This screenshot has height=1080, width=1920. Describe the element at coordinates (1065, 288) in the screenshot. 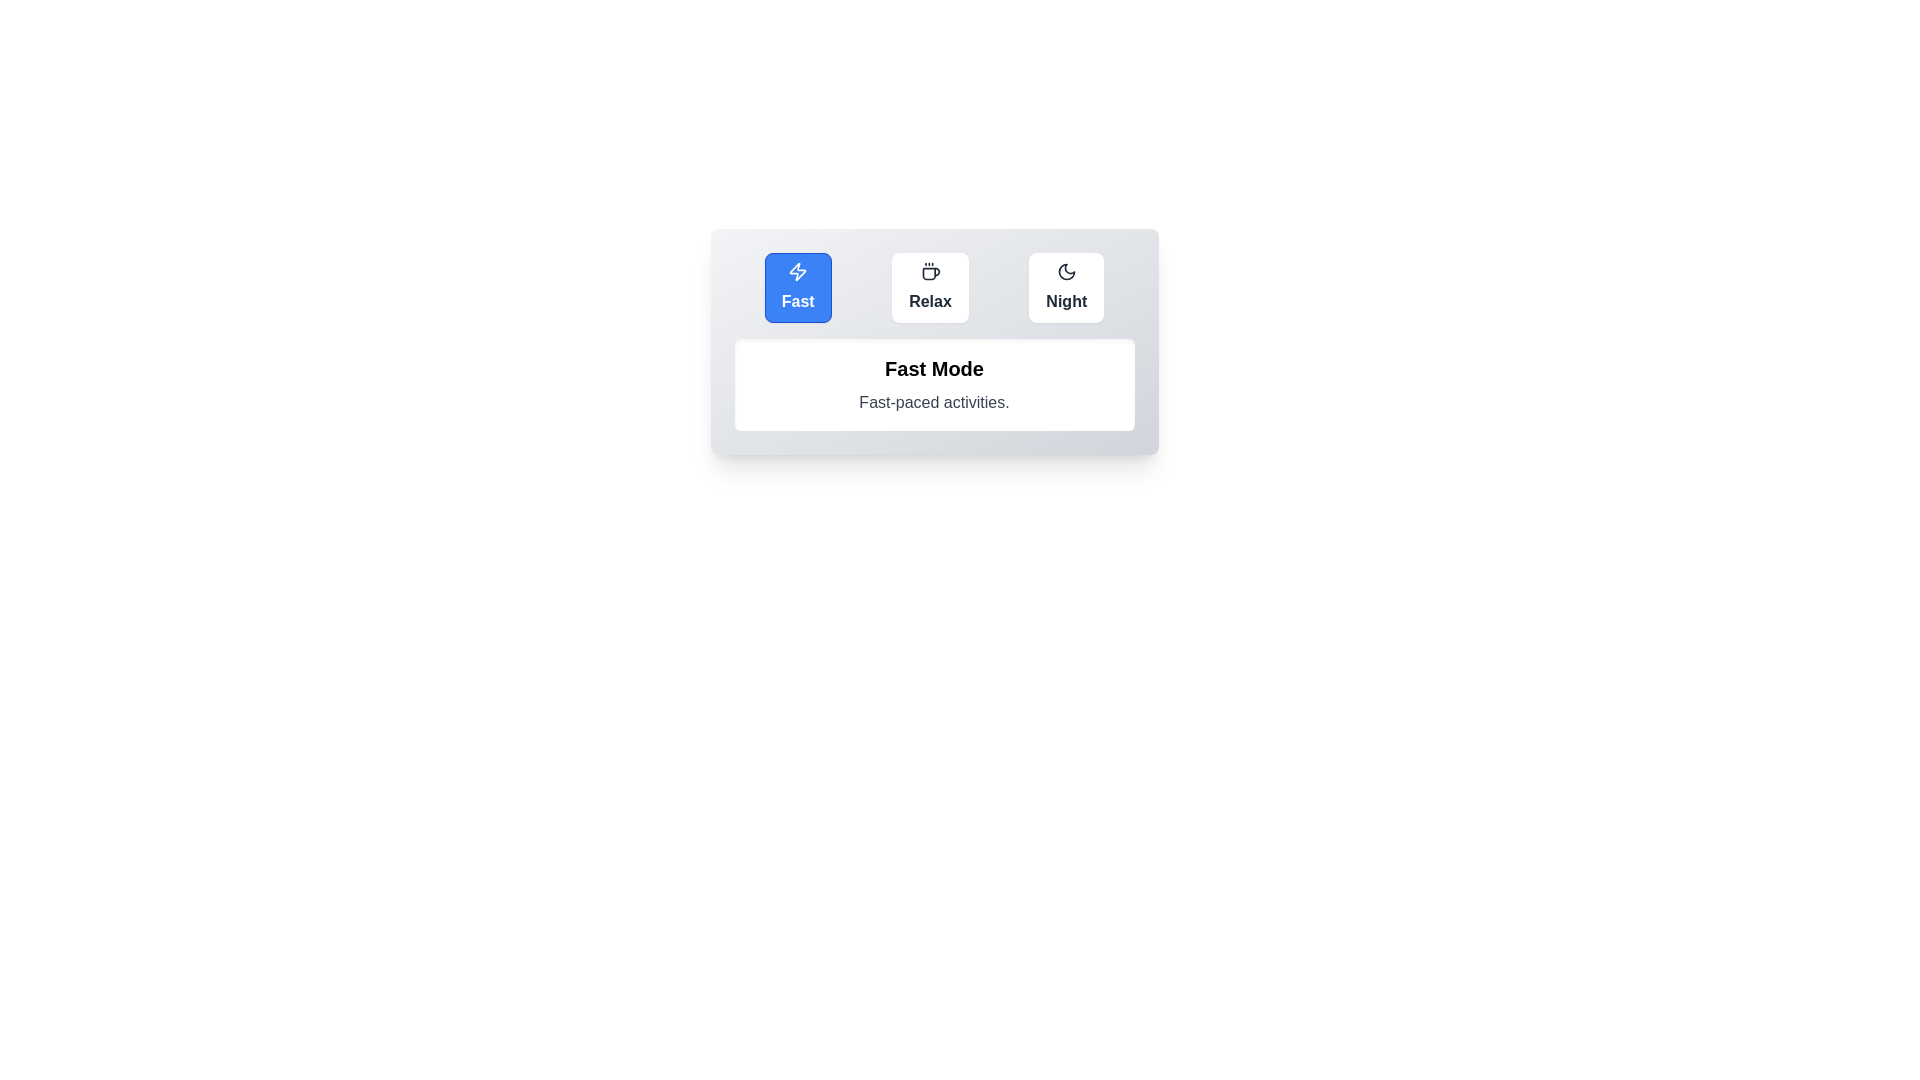

I see `the 'Night' button, which is a rounded rectangular button with a moon icon and bold text` at that location.